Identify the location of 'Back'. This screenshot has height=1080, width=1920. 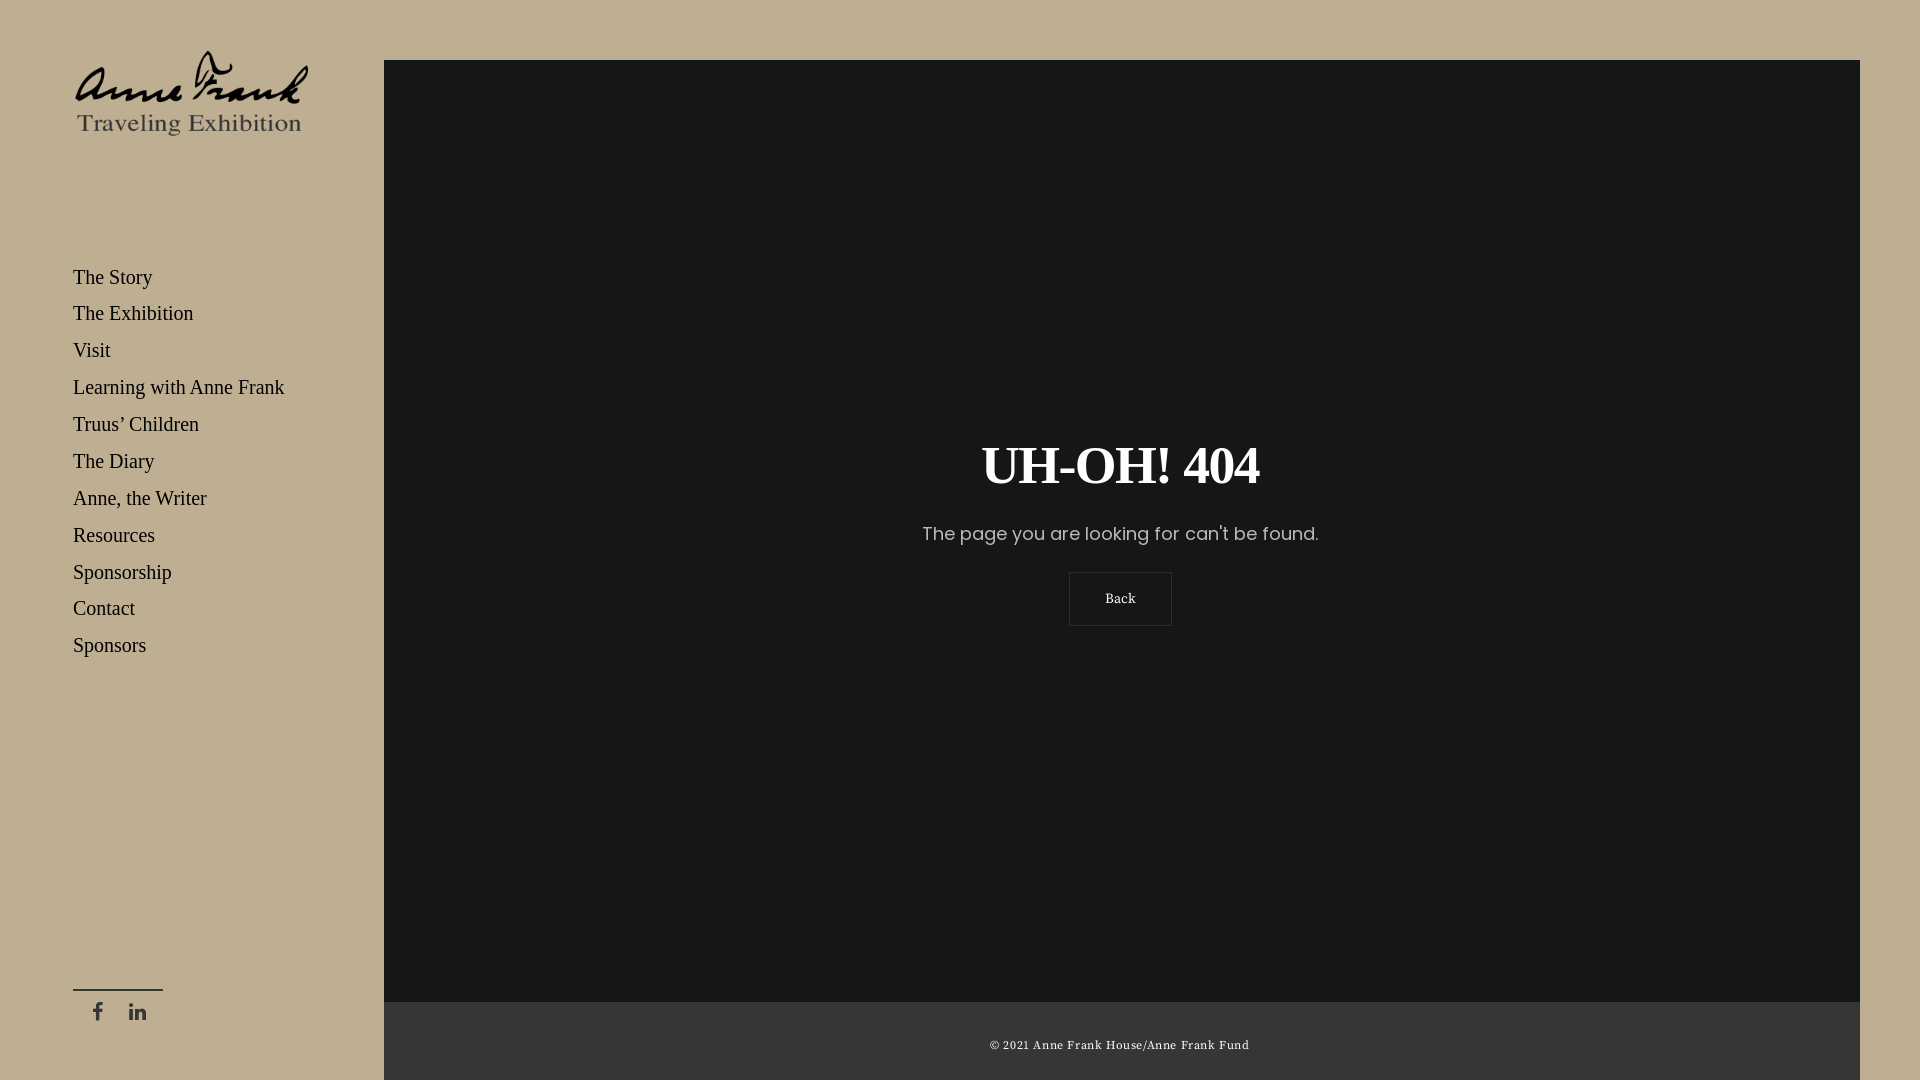
(1118, 597).